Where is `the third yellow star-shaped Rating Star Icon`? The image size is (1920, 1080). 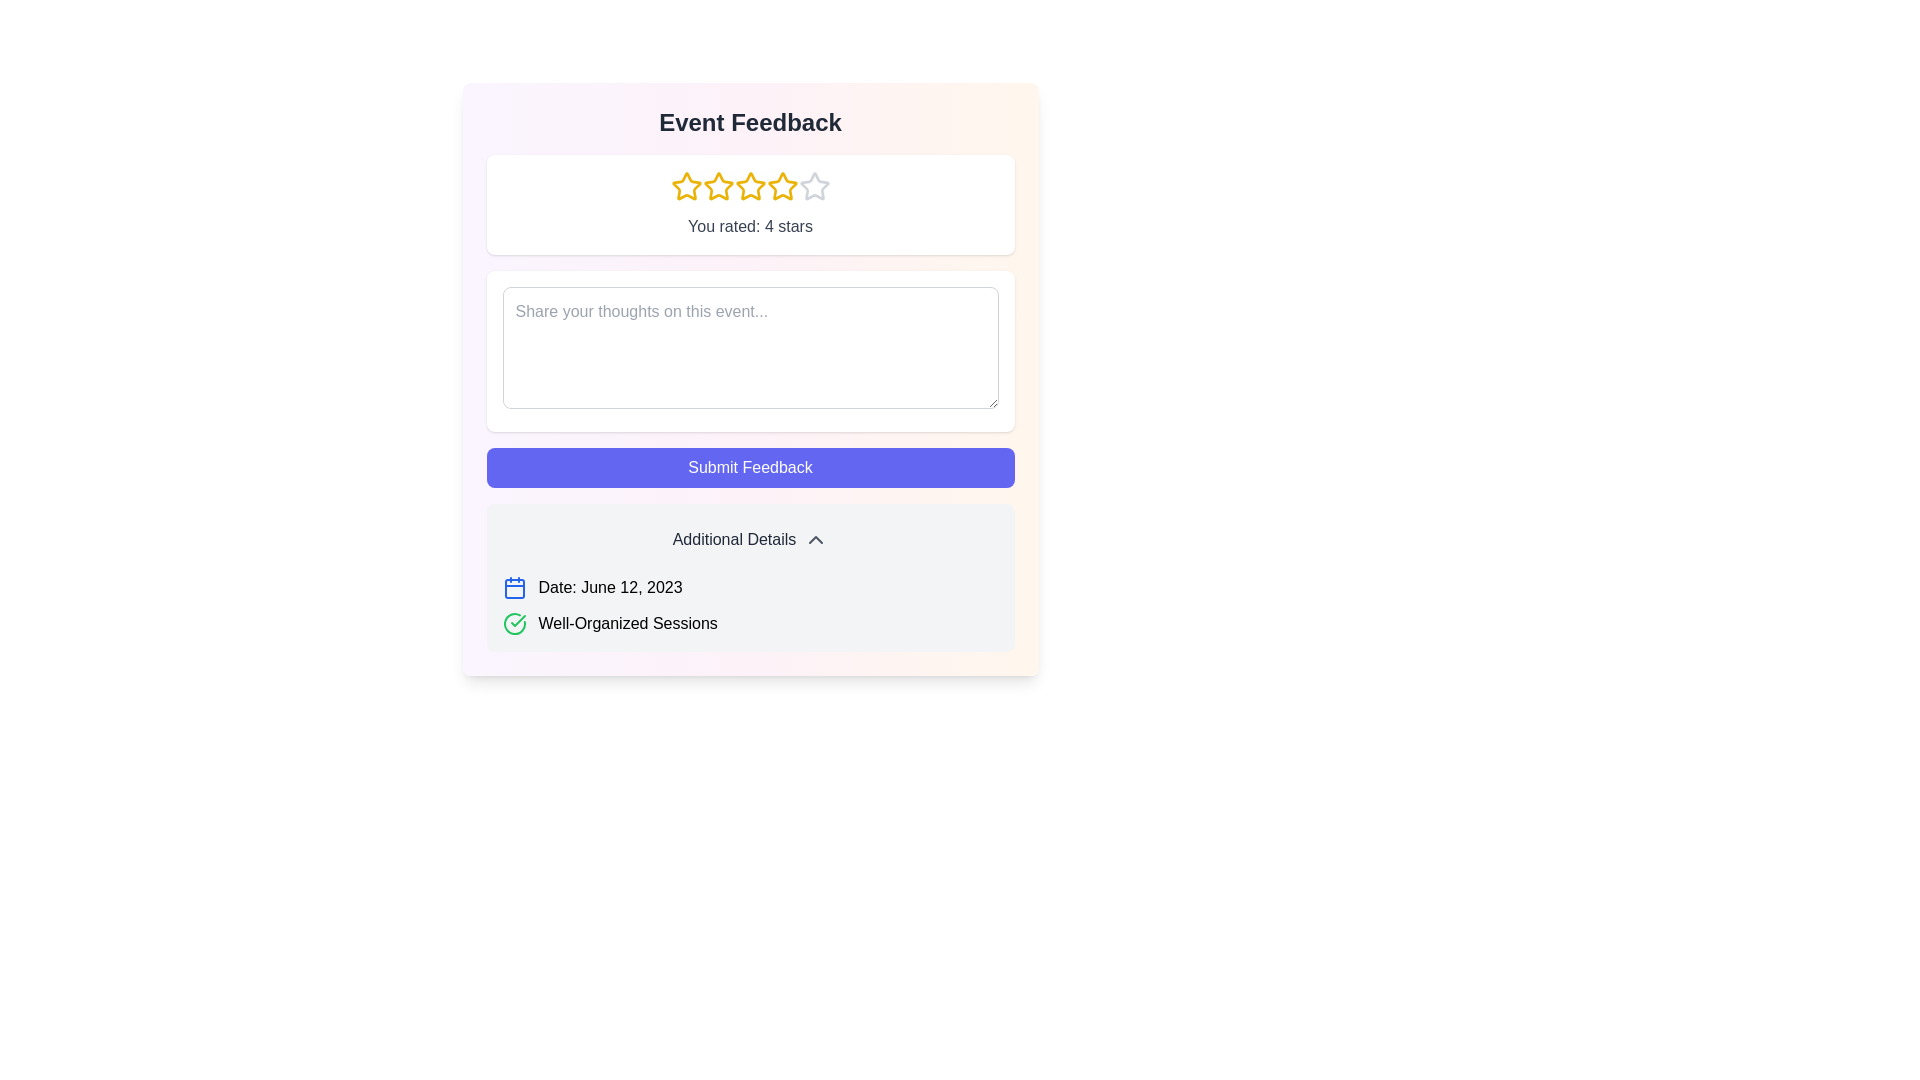
the third yellow star-shaped Rating Star Icon is located at coordinates (749, 186).